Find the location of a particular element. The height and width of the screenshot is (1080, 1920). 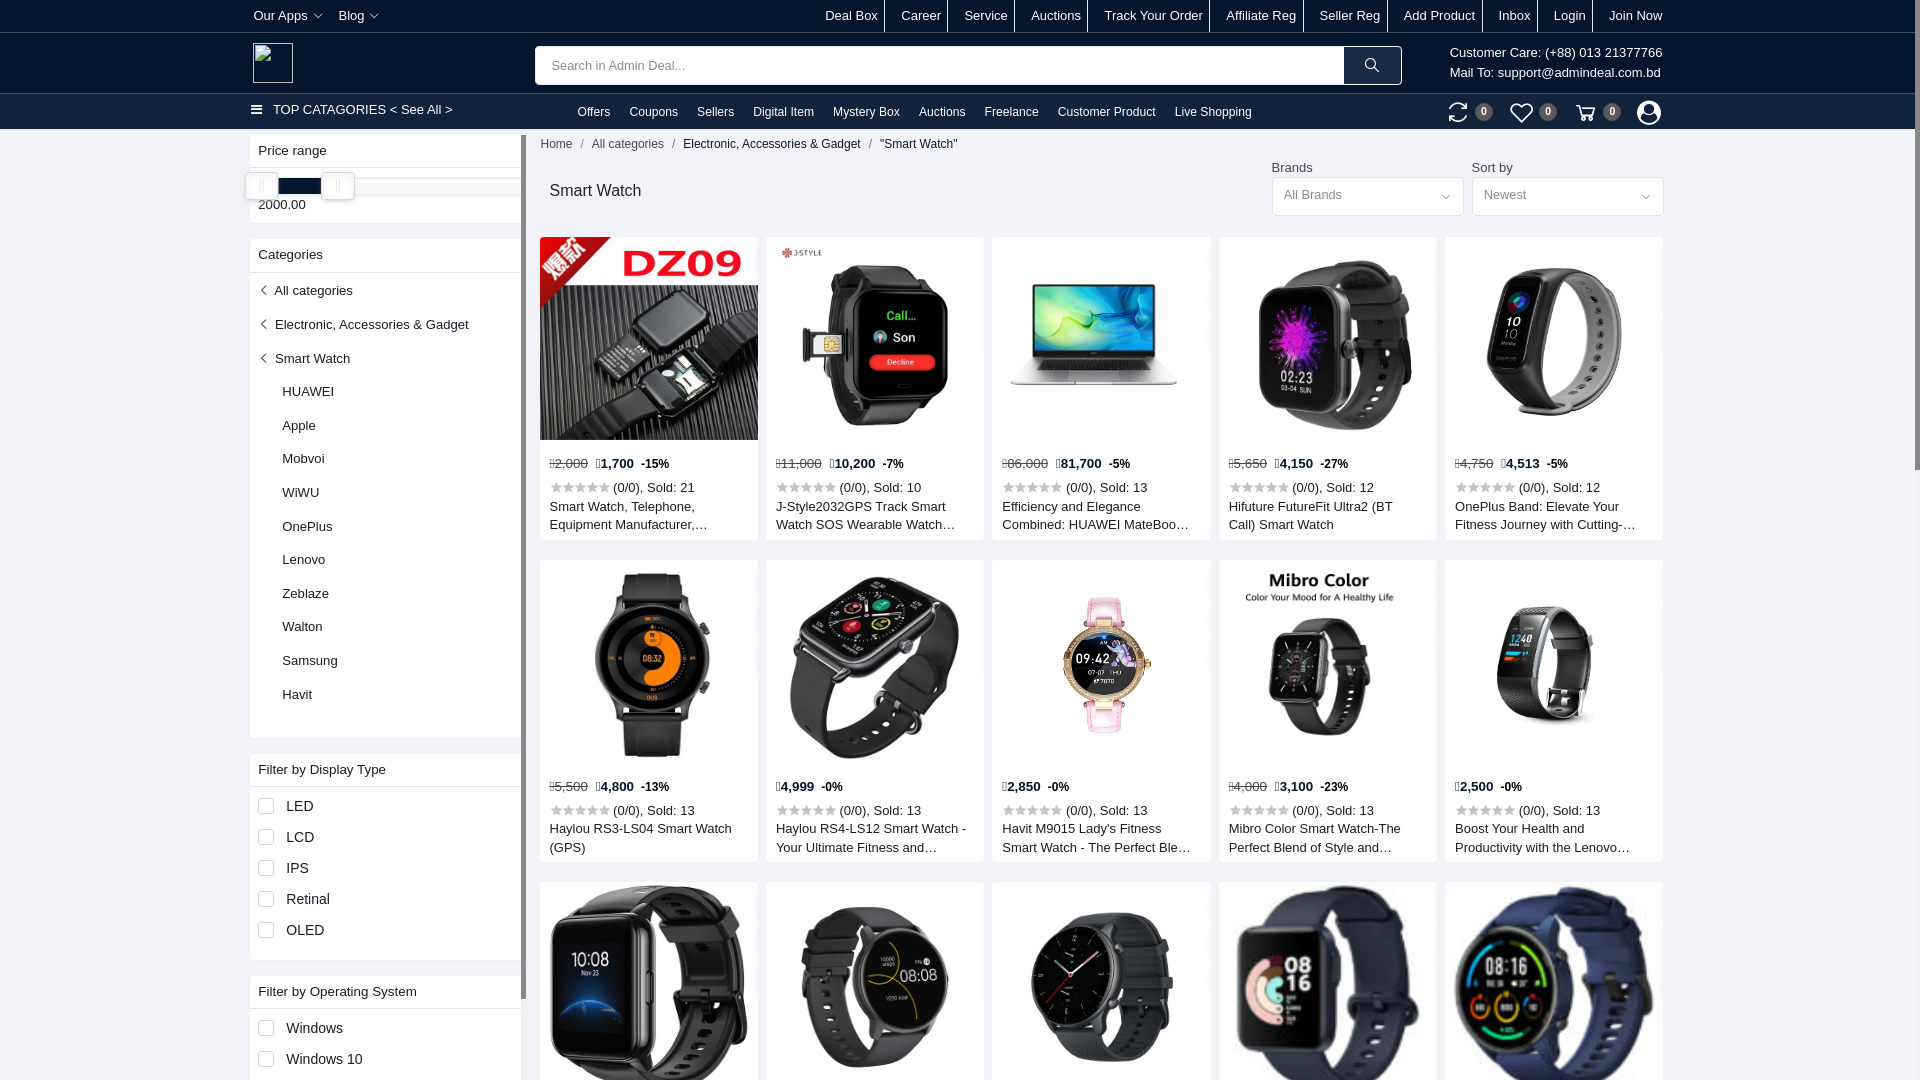

'Havit' is located at coordinates (281, 693).